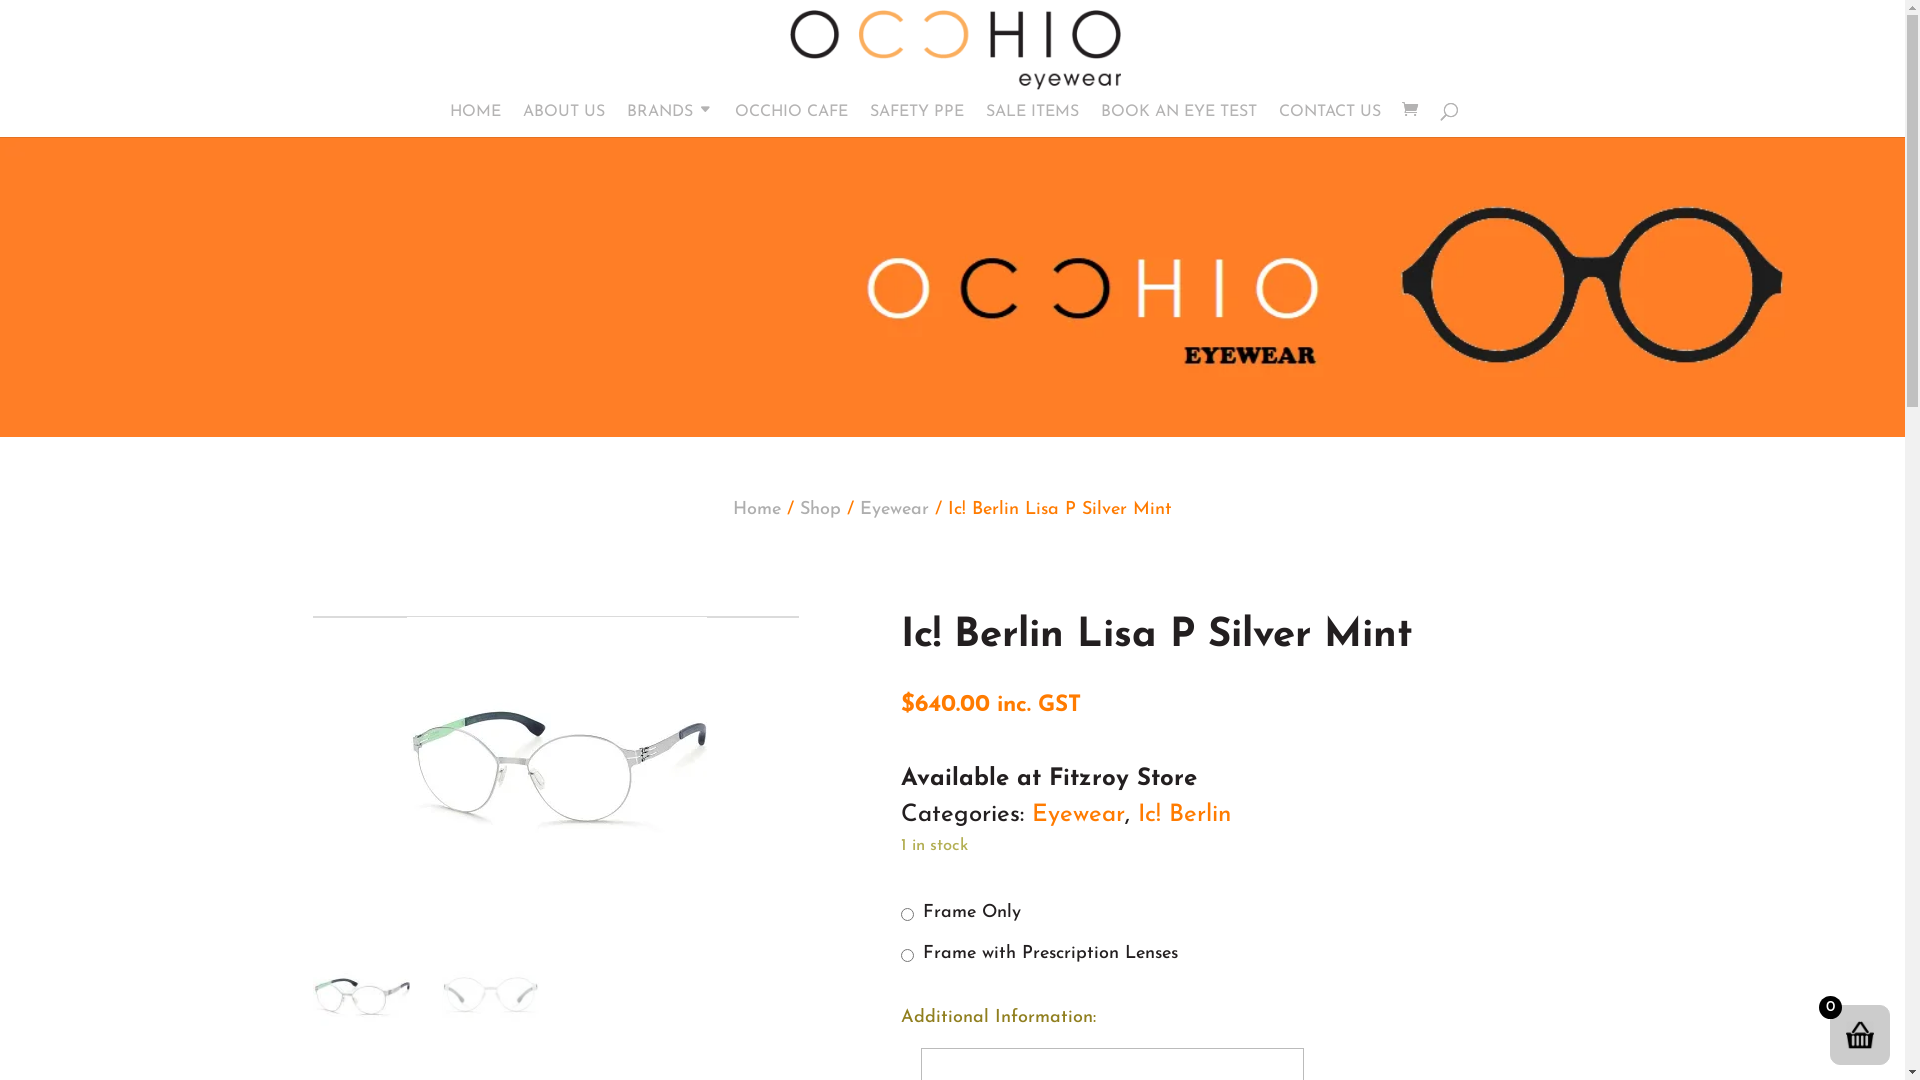  Describe the element at coordinates (1329, 120) in the screenshot. I see `'CONTACT US'` at that location.